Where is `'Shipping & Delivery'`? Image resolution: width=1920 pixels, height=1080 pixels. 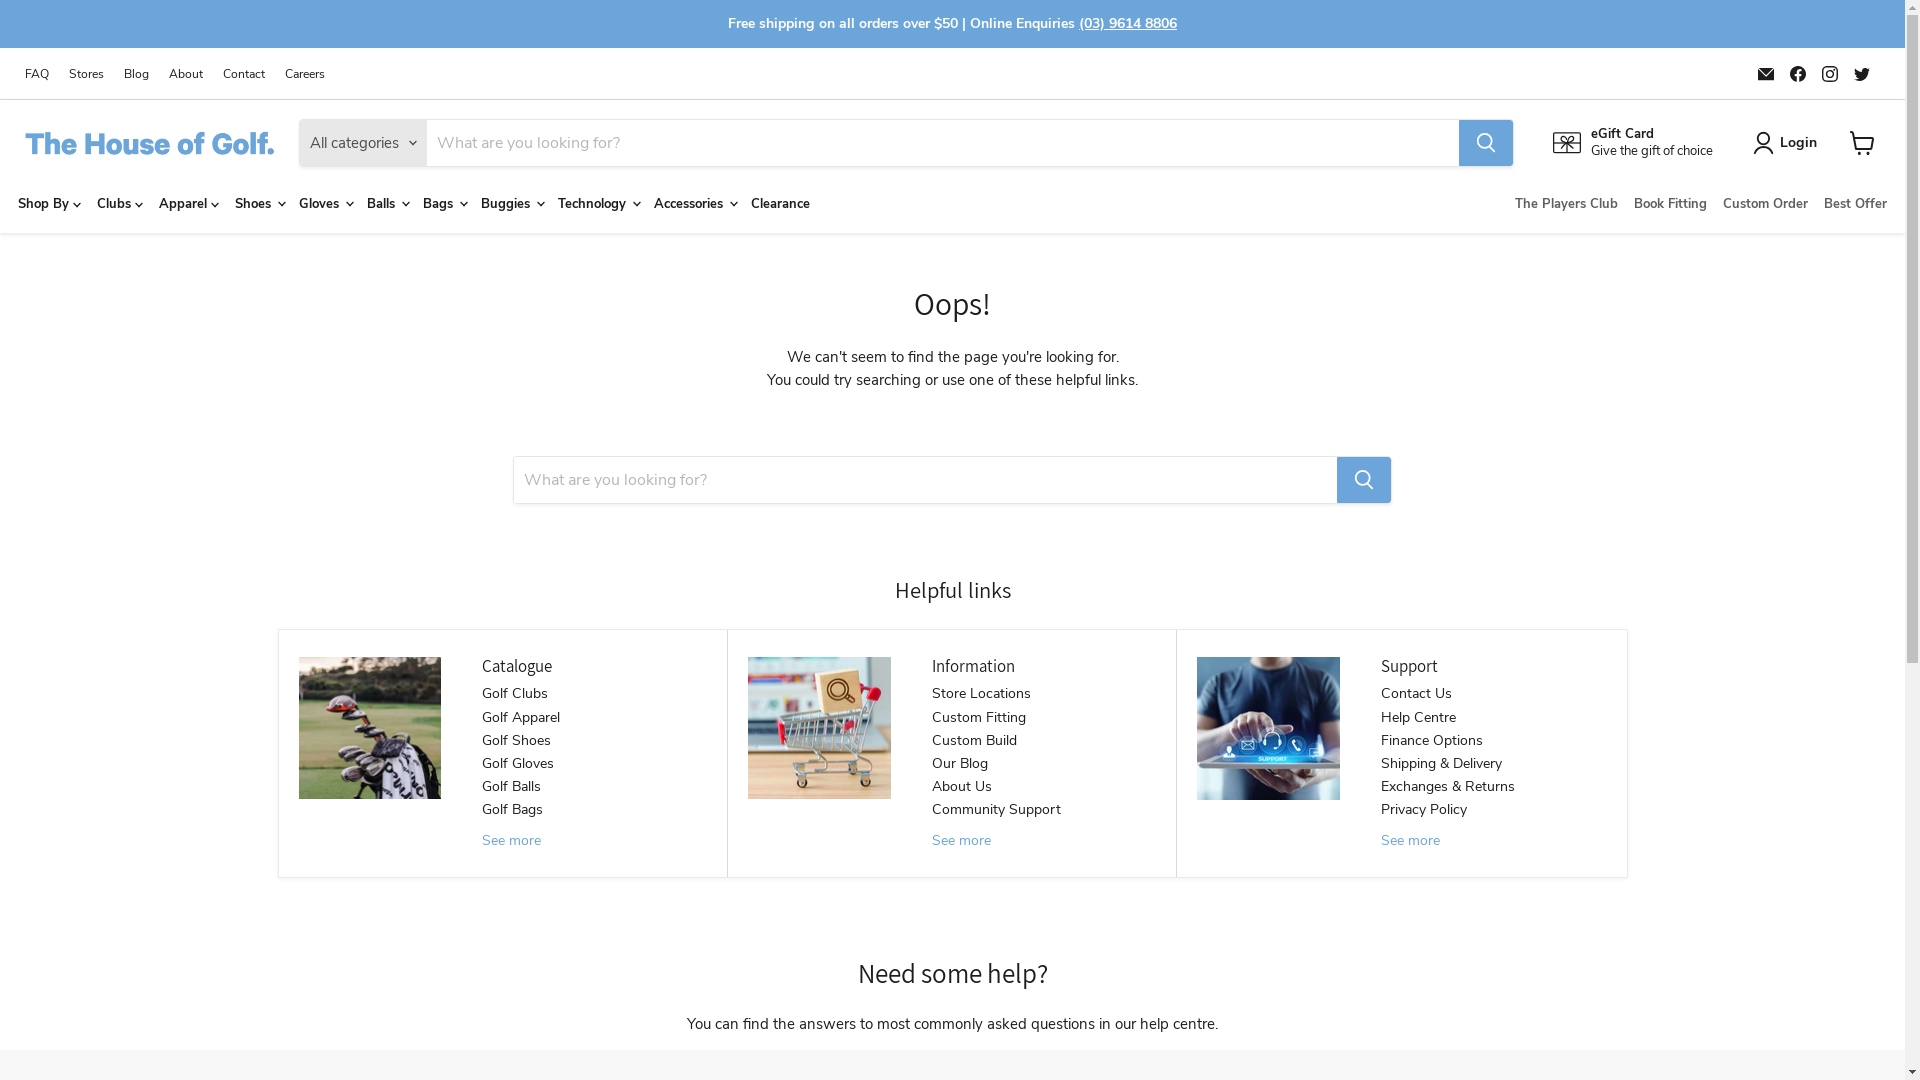 'Shipping & Delivery' is located at coordinates (1441, 763).